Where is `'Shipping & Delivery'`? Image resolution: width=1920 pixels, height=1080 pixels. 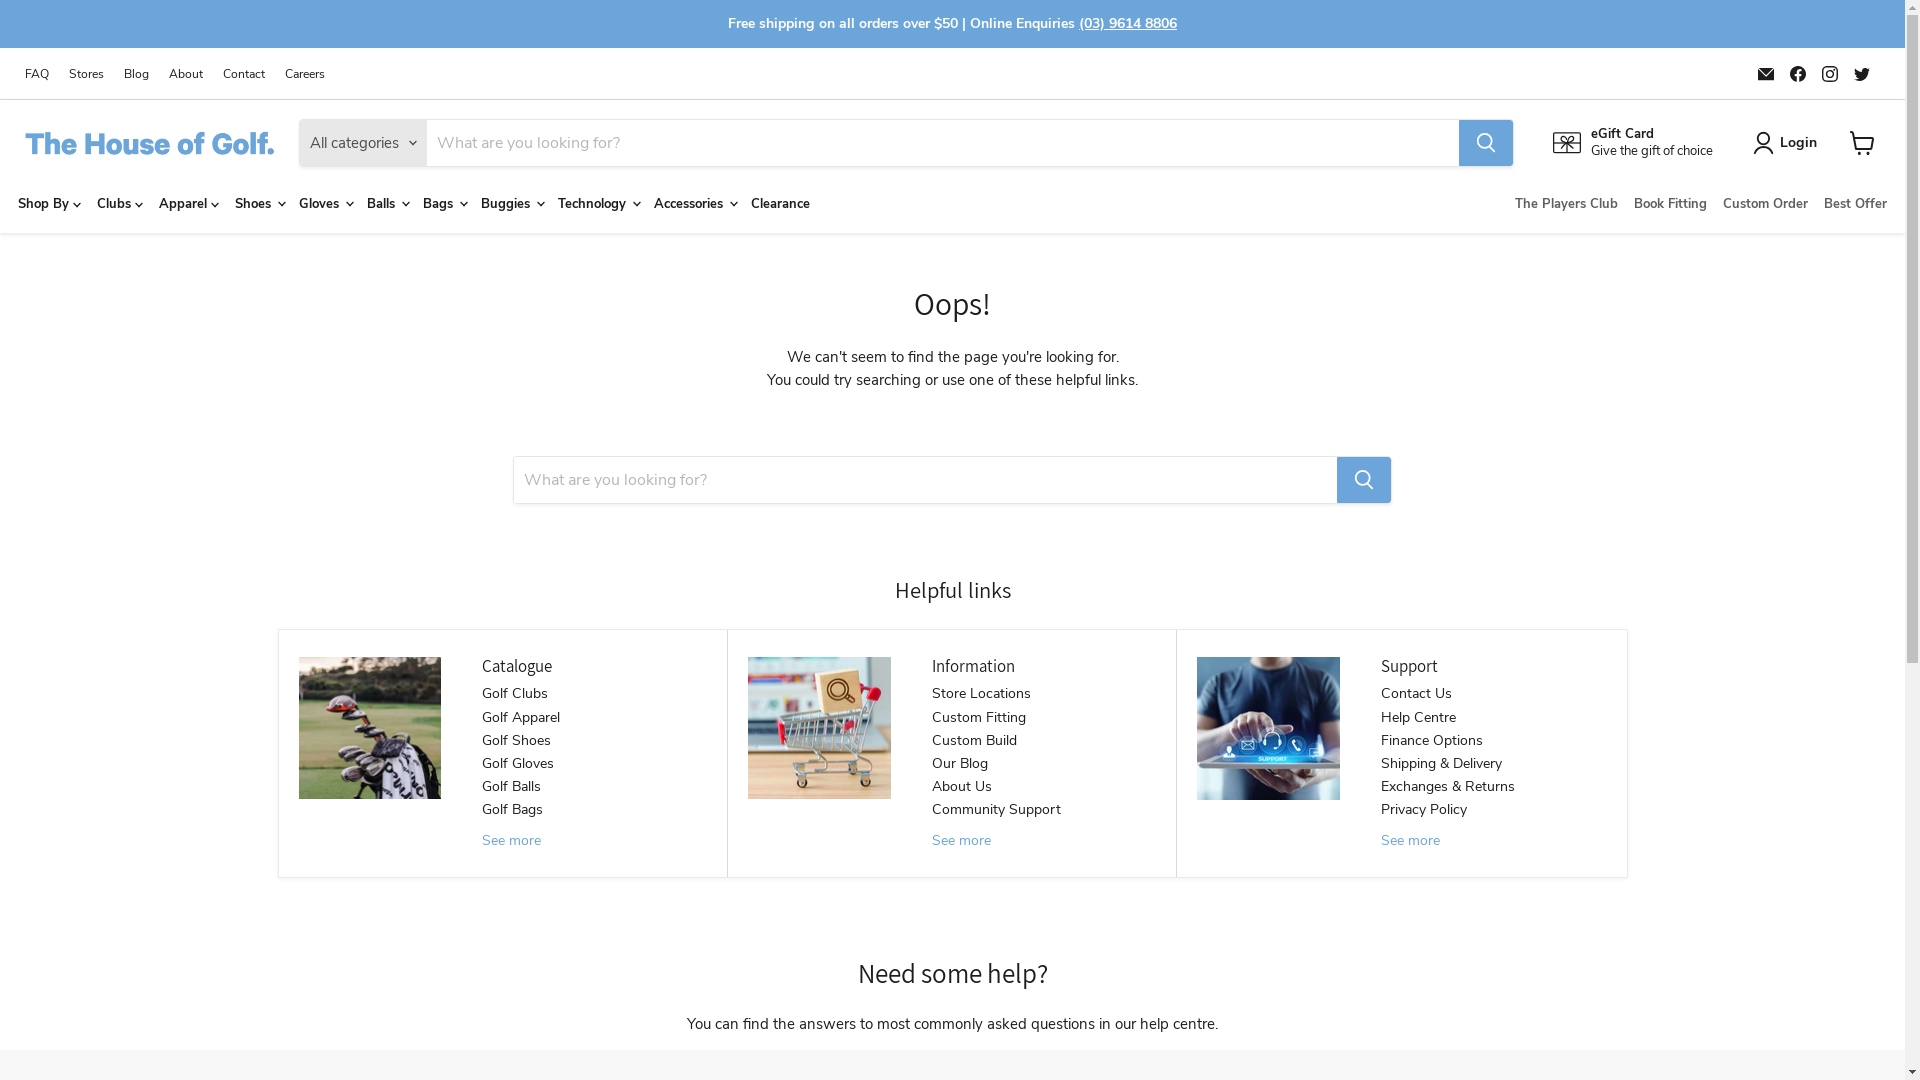 'Shipping & Delivery' is located at coordinates (1441, 763).